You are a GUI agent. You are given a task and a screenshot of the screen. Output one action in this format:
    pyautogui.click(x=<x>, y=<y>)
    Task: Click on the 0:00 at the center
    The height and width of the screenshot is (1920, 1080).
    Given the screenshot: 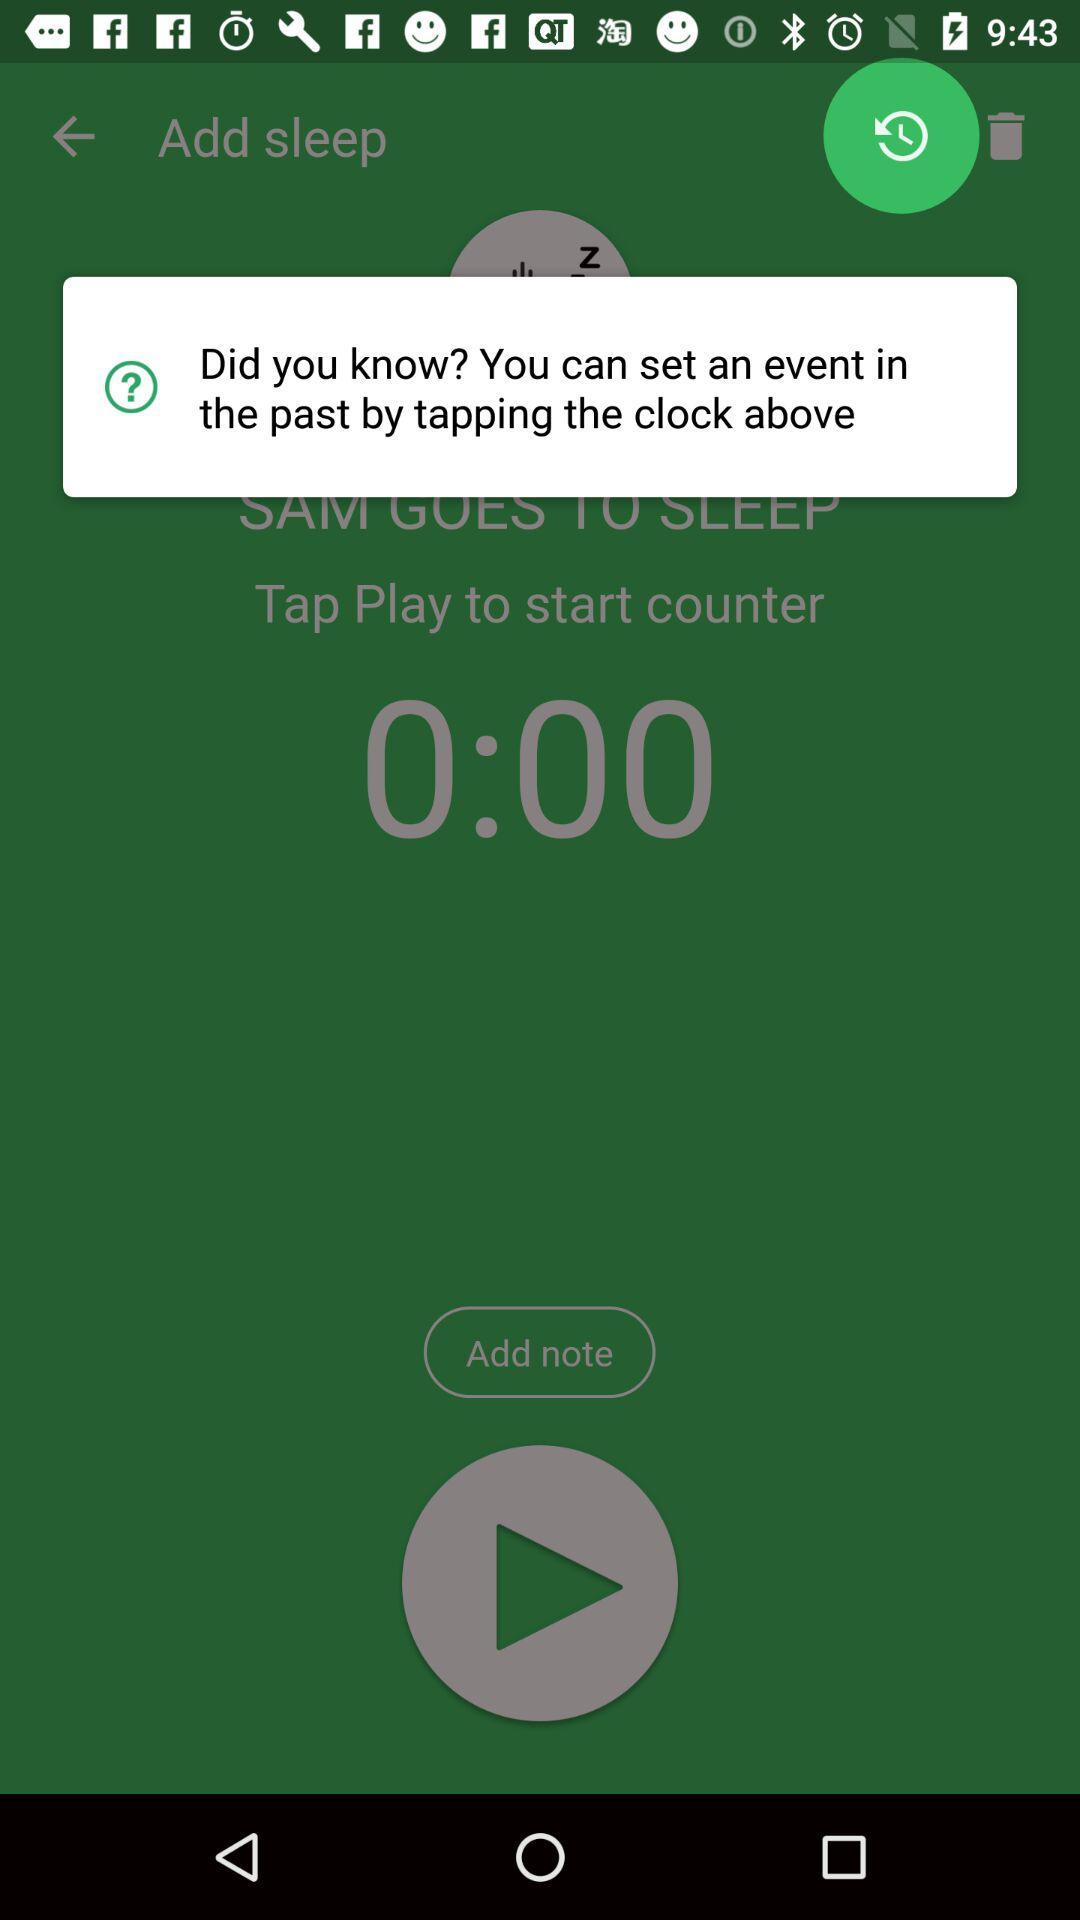 What is the action you would take?
    pyautogui.click(x=538, y=761)
    